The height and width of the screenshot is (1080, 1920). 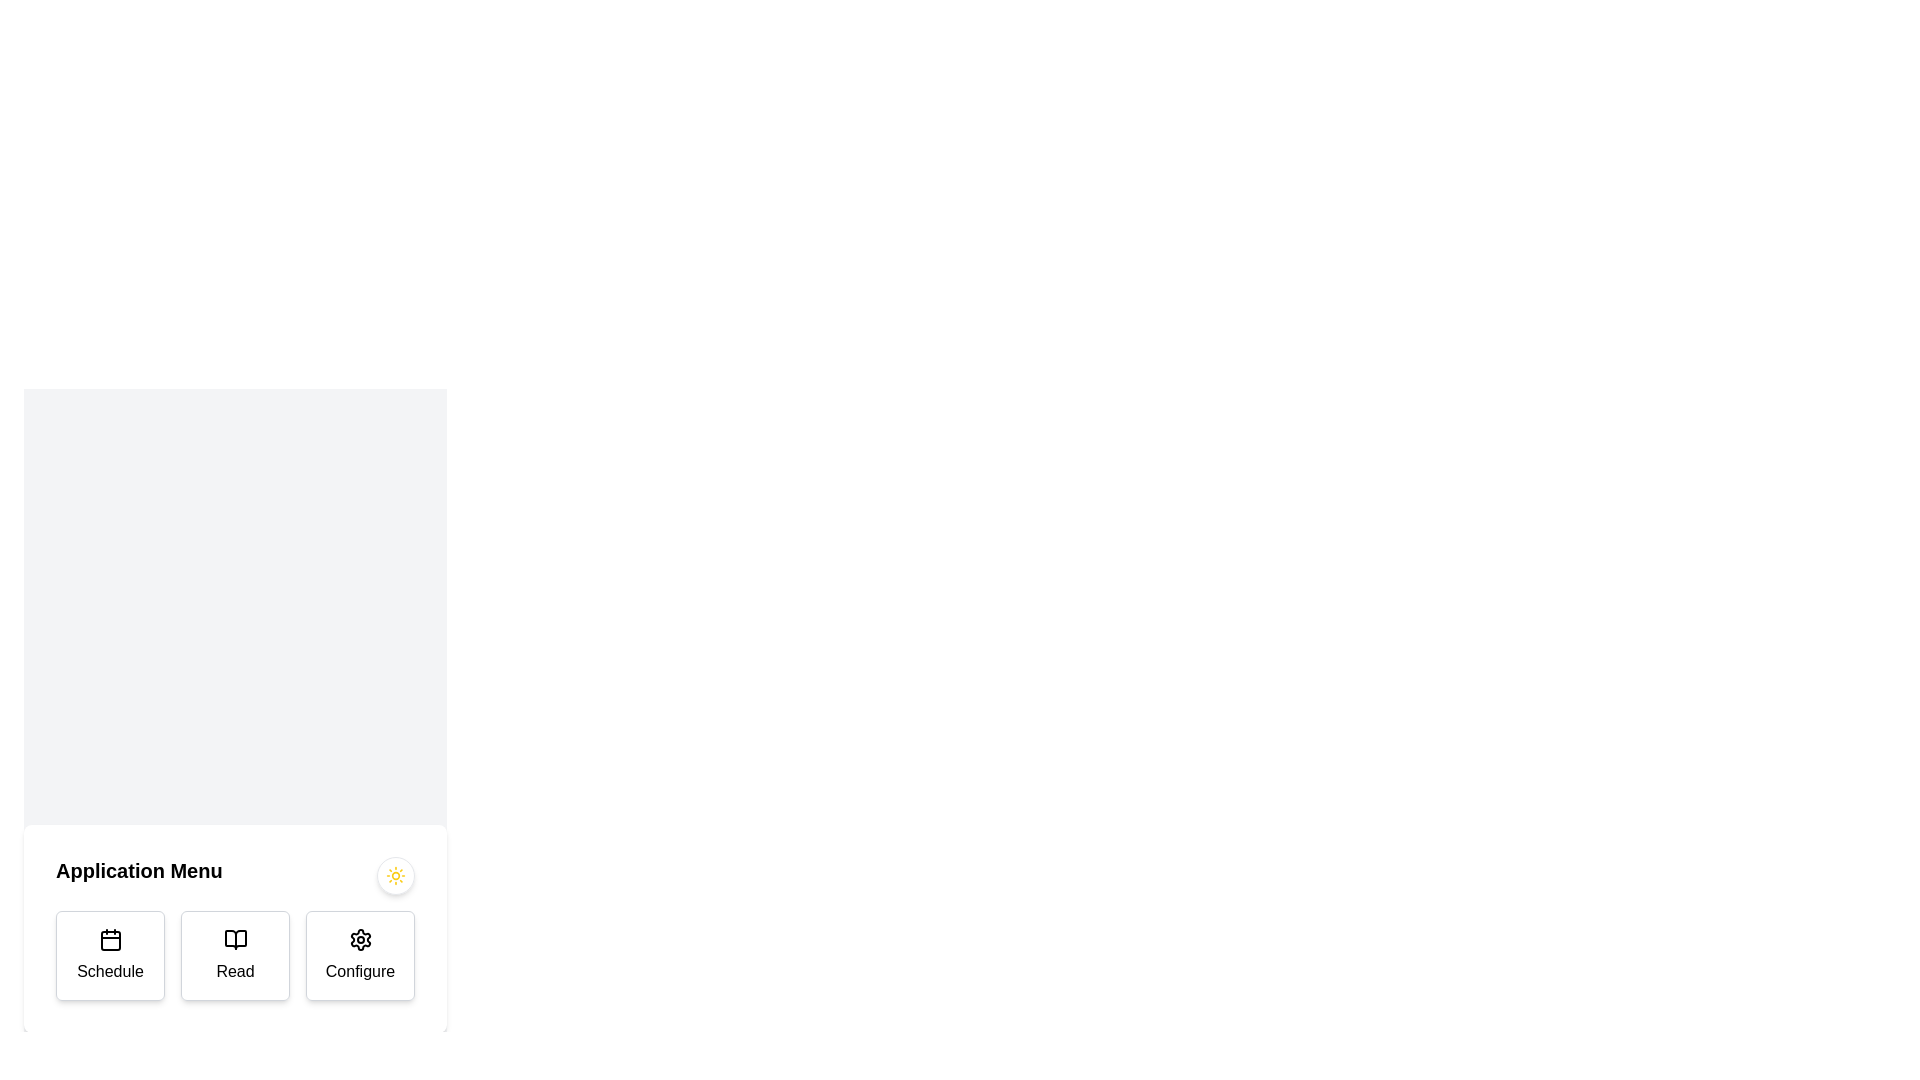 I want to click on the 'Read' icon located centrally within the rectangular card labeled 'Read', so click(x=235, y=940).